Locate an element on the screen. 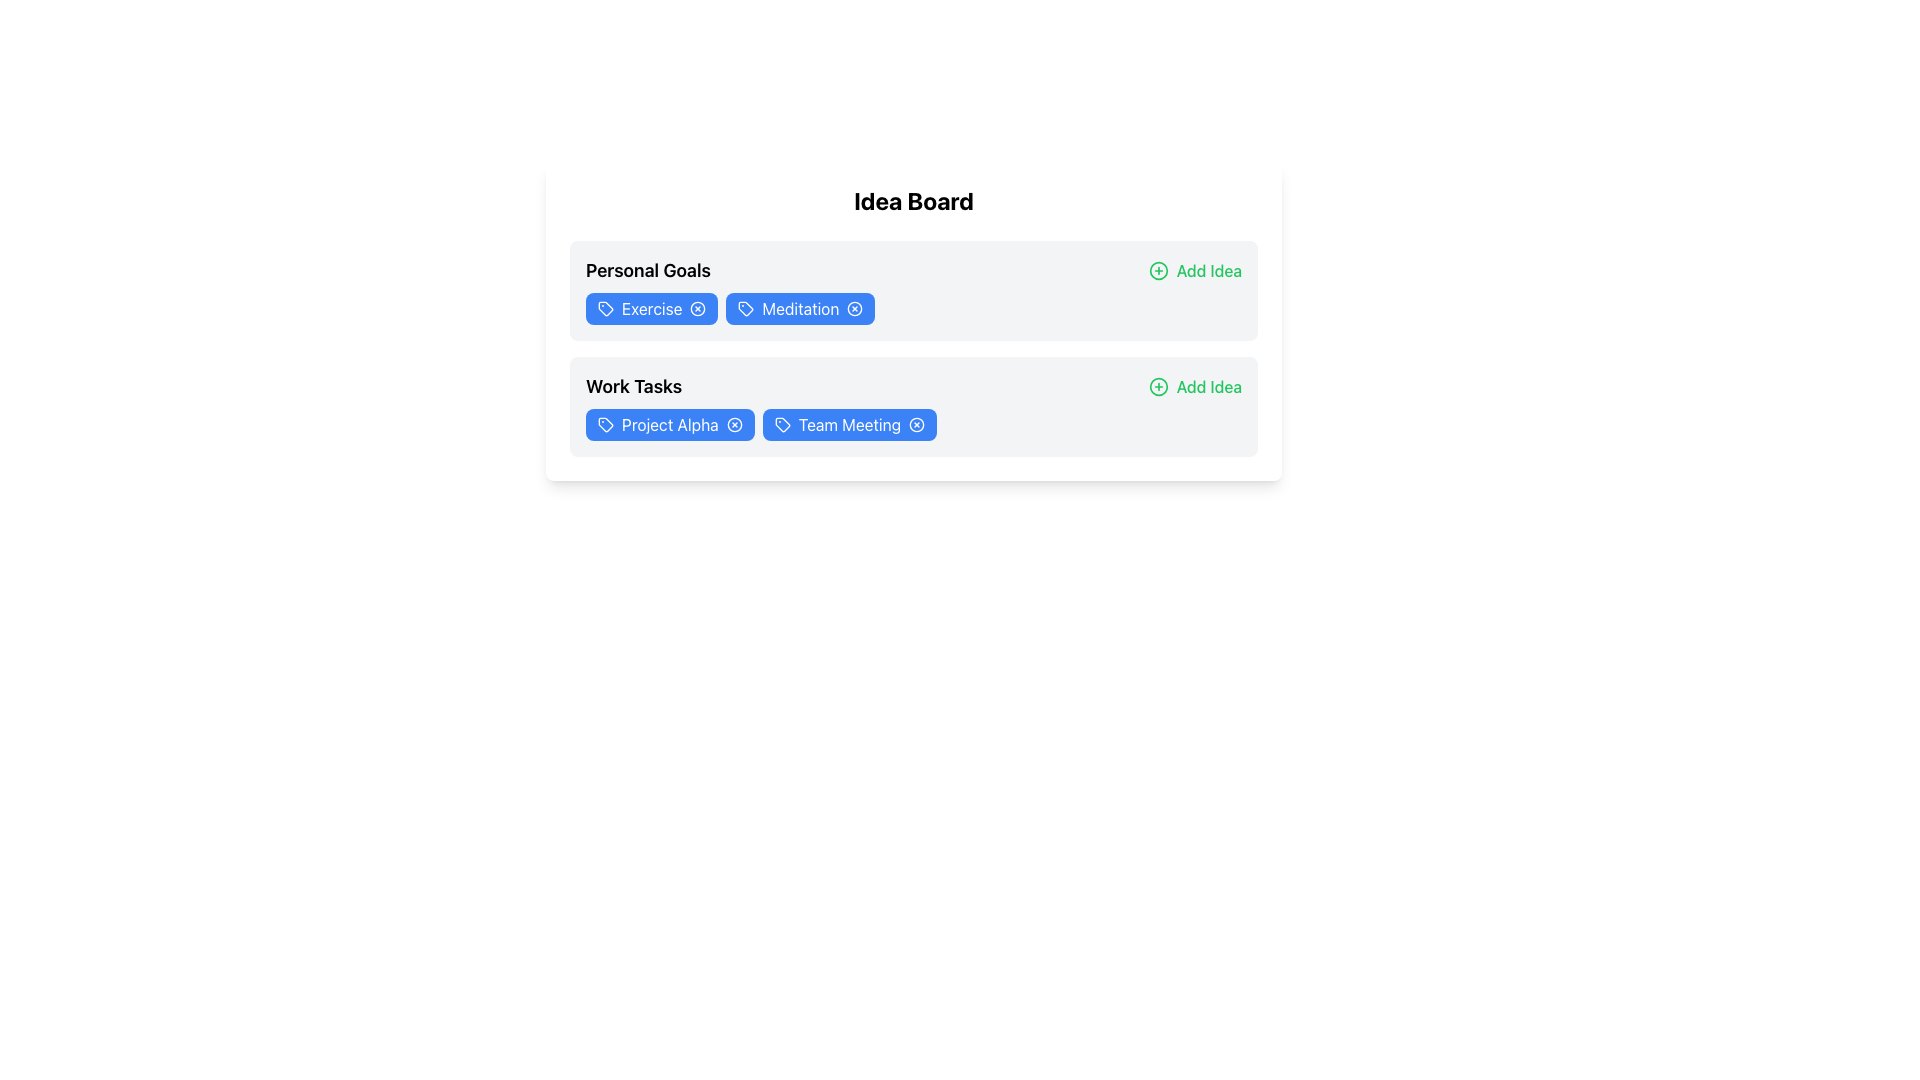 The width and height of the screenshot is (1920, 1080). the 'Team Meeting' icon element located in the 'Work Tasks' section, which is adjacent to the text label and before the delete button is located at coordinates (781, 423).